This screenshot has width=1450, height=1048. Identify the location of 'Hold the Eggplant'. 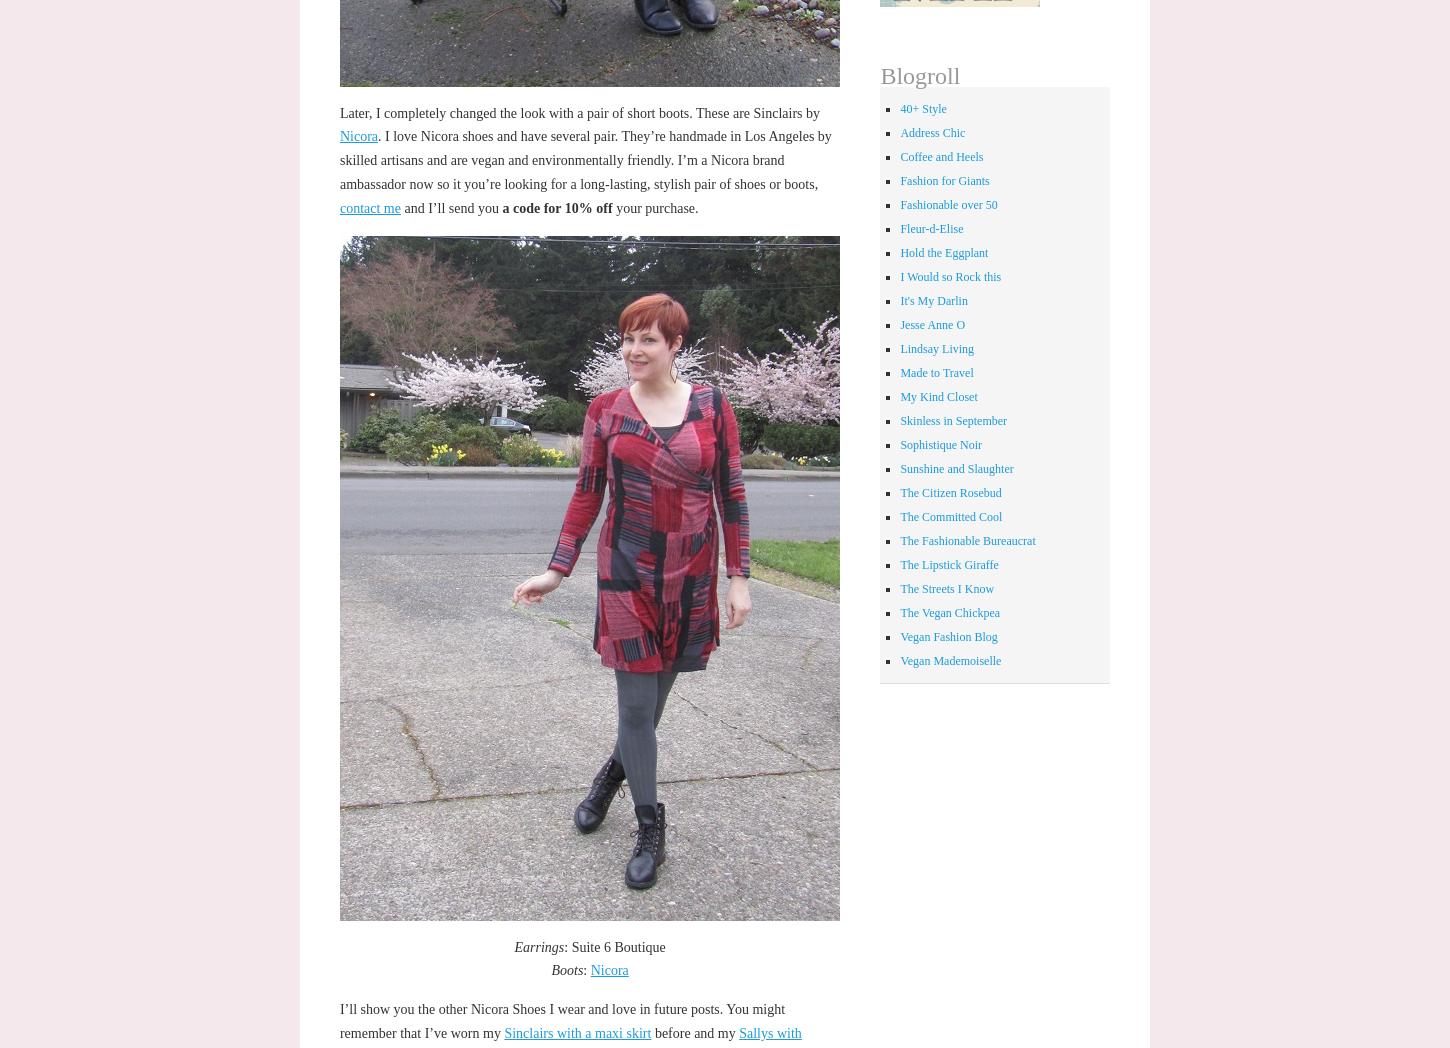
(942, 252).